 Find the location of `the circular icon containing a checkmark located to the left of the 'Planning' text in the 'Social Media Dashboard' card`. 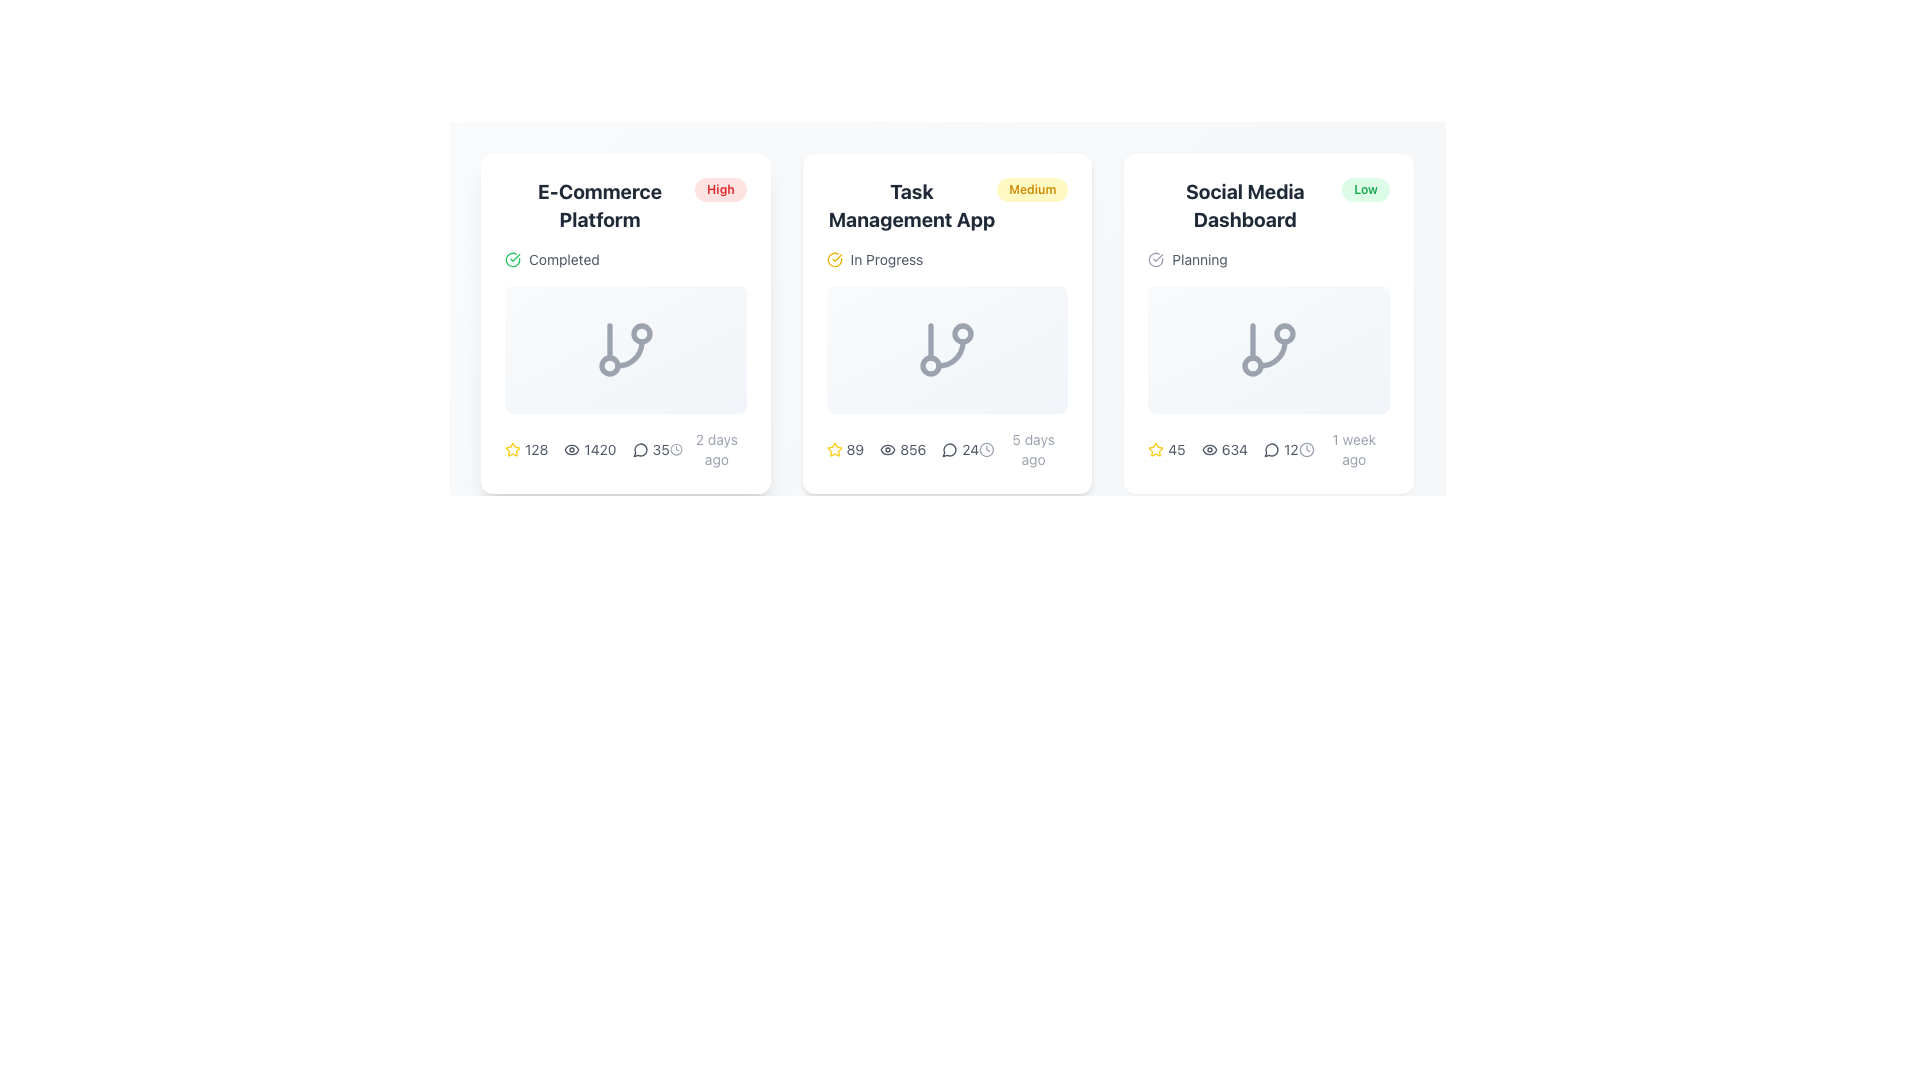

the circular icon containing a checkmark located to the left of the 'Planning' text in the 'Social Media Dashboard' card is located at coordinates (1156, 258).